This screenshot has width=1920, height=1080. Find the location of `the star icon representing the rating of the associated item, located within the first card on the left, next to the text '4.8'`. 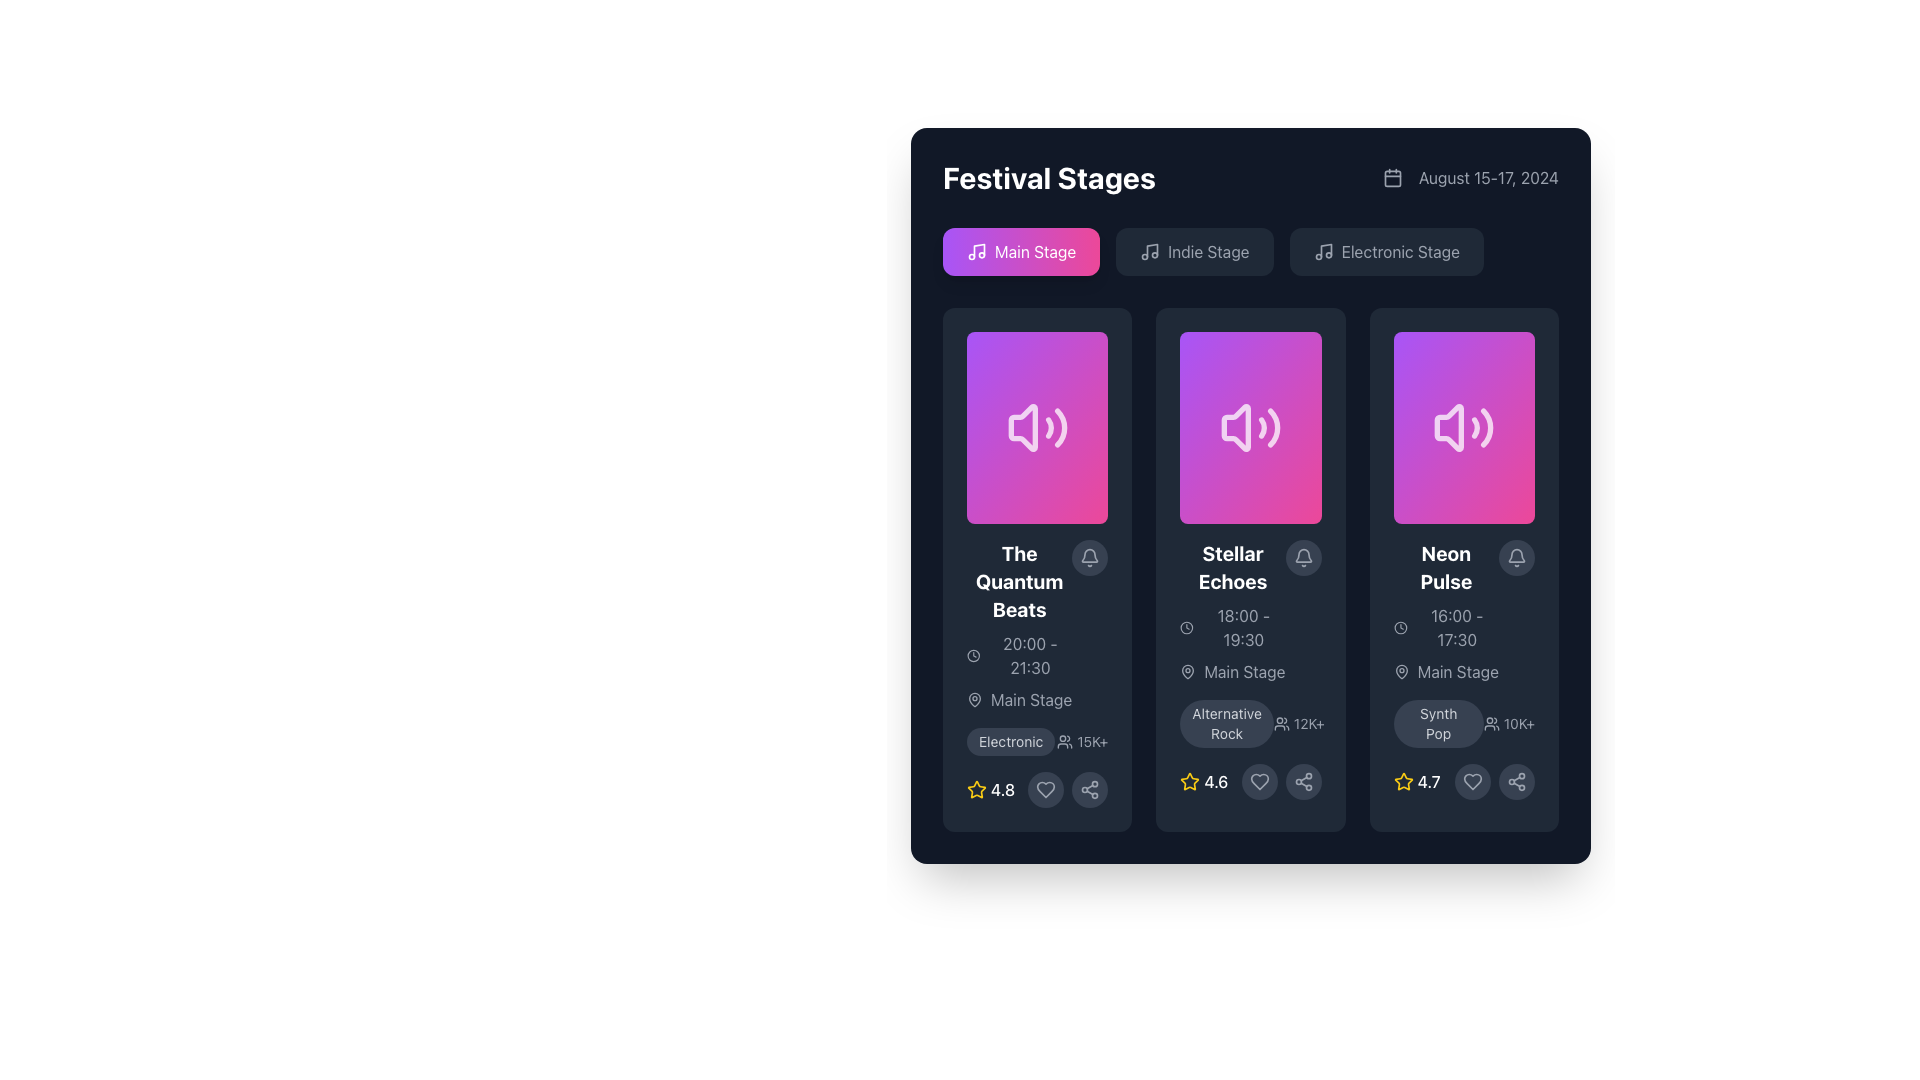

the star icon representing the rating of the associated item, located within the first card on the left, next to the text '4.8' is located at coordinates (977, 789).